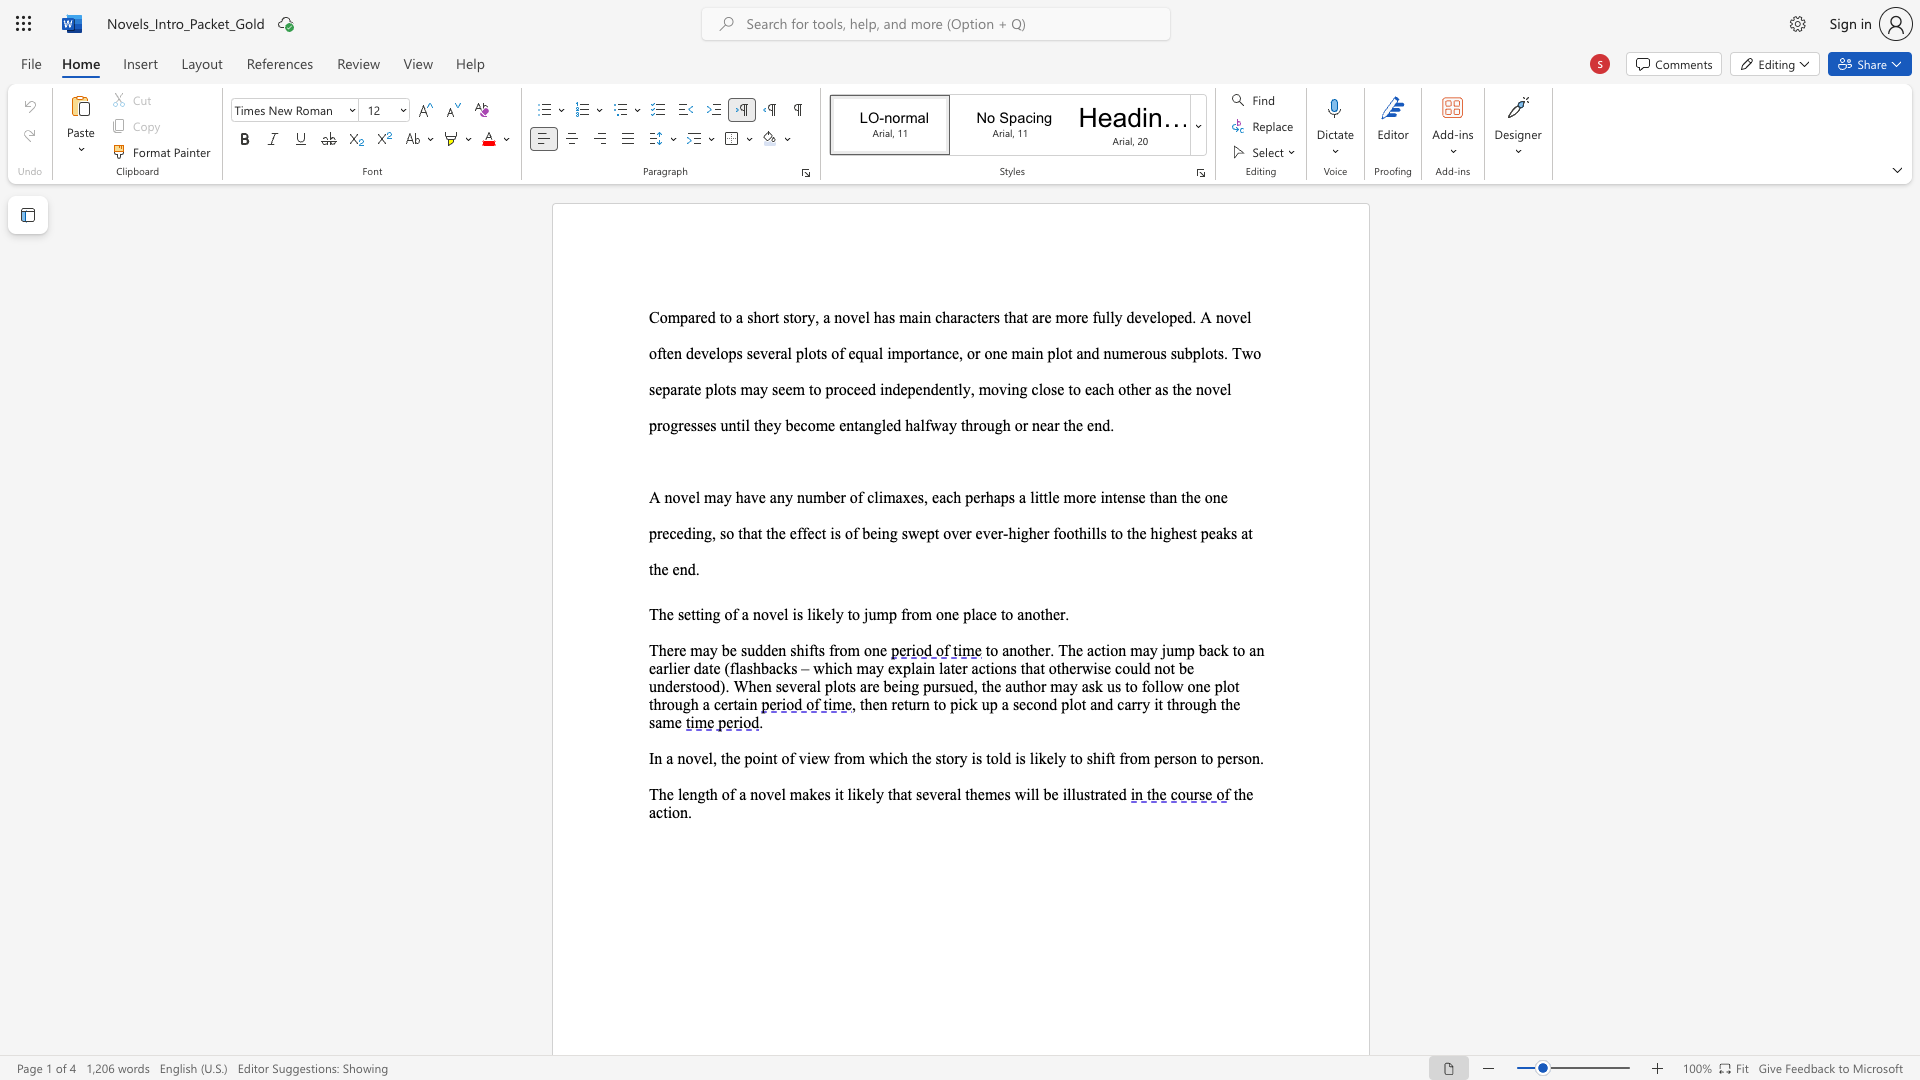  Describe the element at coordinates (936, 793) in the screenshot. I see `the subset text "eral themes will be illustrated" within the text "The length of a novel makes it likely that several themes will be illustrated"` at that location.